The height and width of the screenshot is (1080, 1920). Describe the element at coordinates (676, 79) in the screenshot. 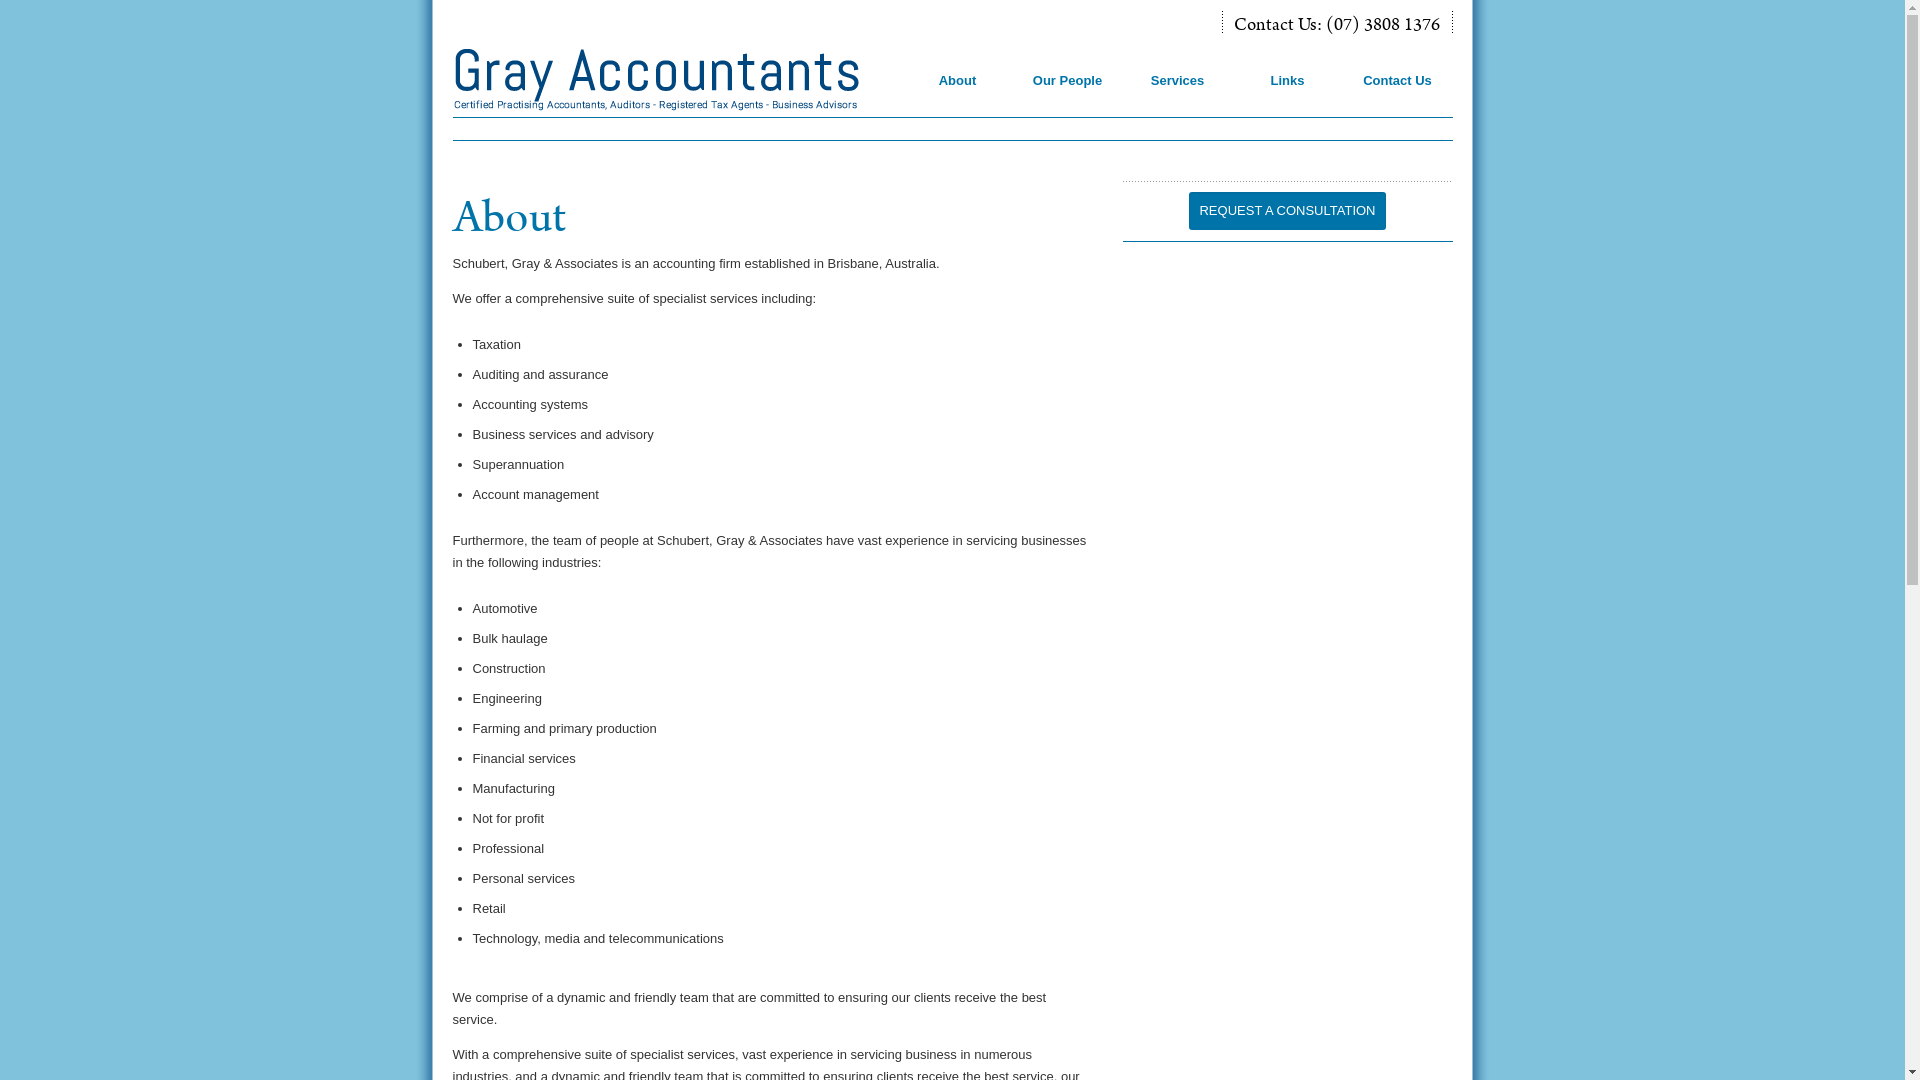

I see `'Gray Accountants'` at that location.